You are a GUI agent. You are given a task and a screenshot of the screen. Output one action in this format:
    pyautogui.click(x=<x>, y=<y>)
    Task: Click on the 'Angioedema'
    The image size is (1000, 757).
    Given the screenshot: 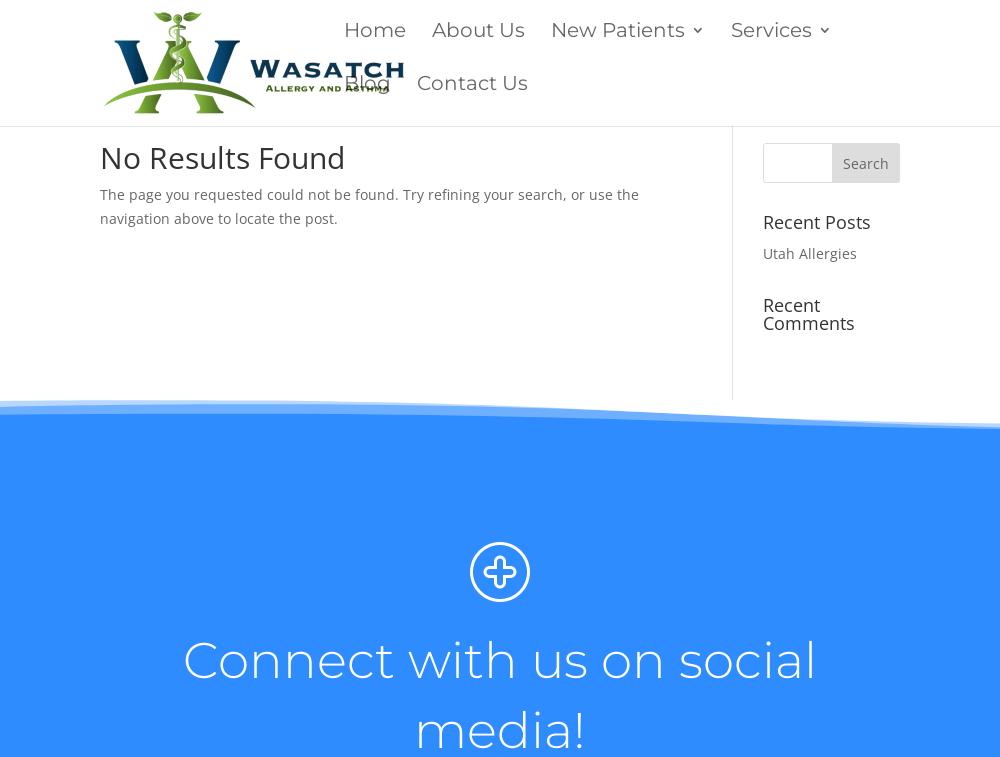 What is the action you would take?
    pyautogui.click(x=771, y=428)
    